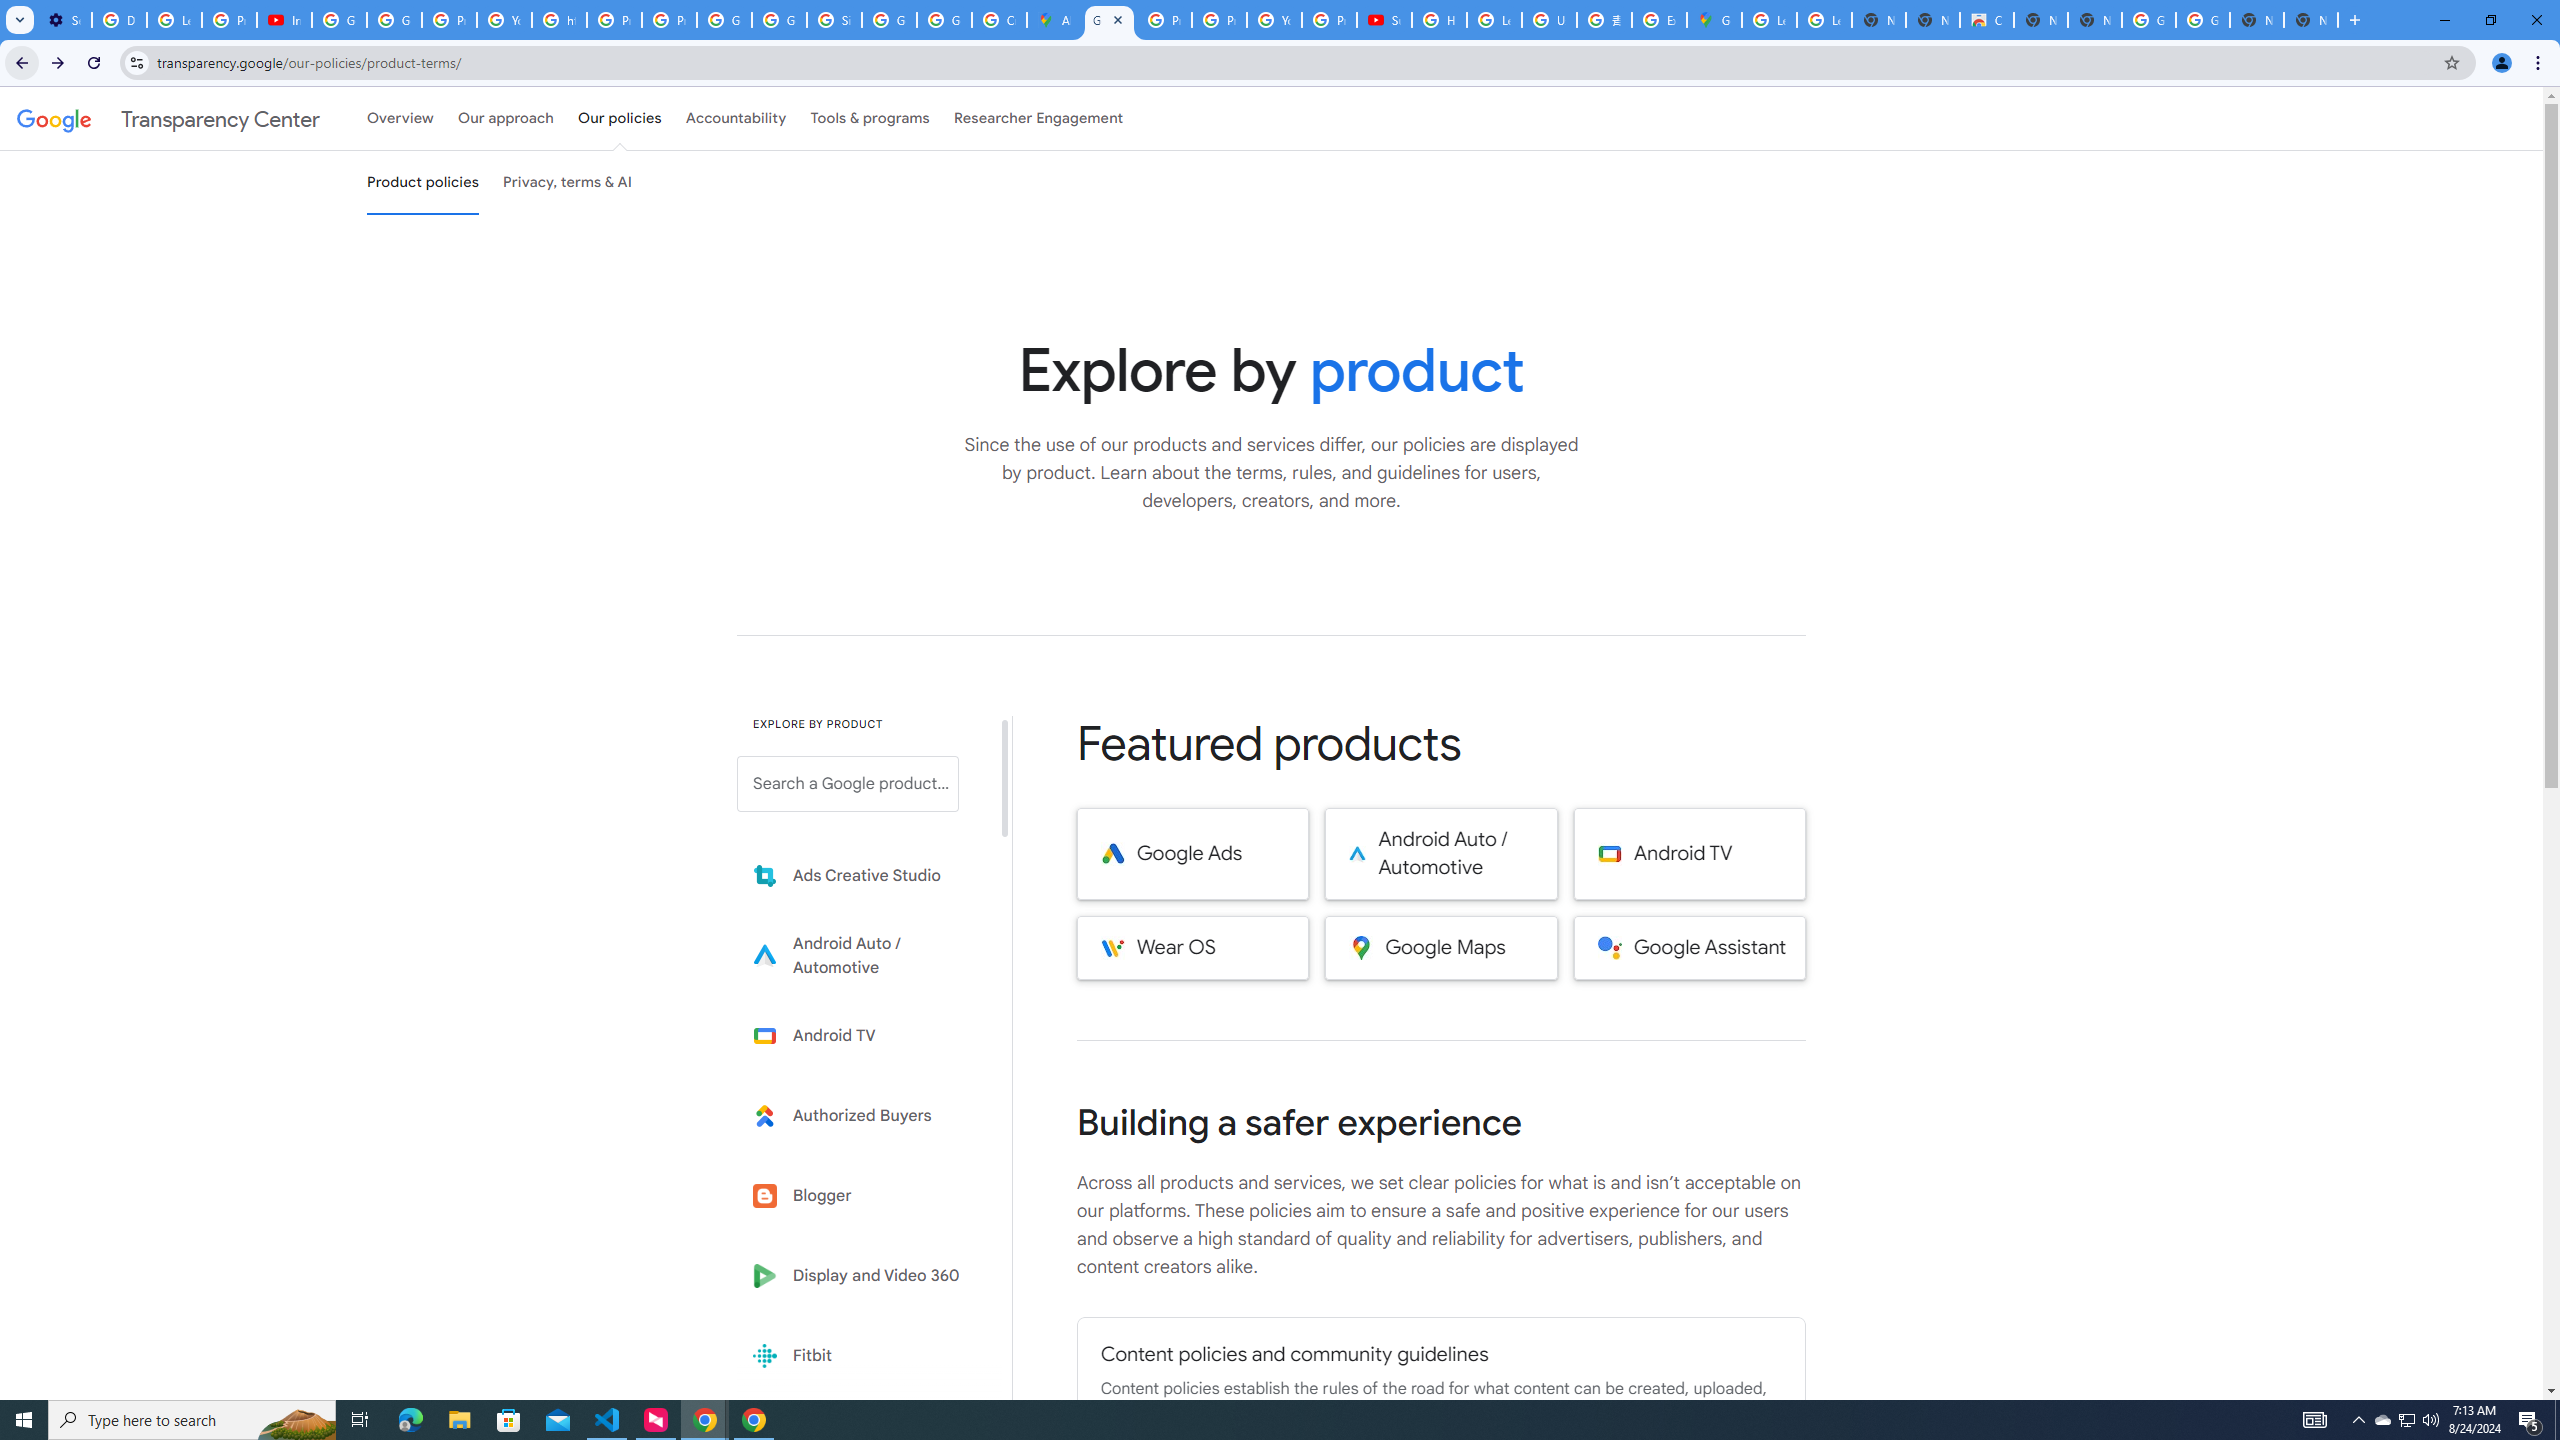  Describe the element at coordinates (2311, 19) in the screenshot. I see `'New Tab'` at that location.